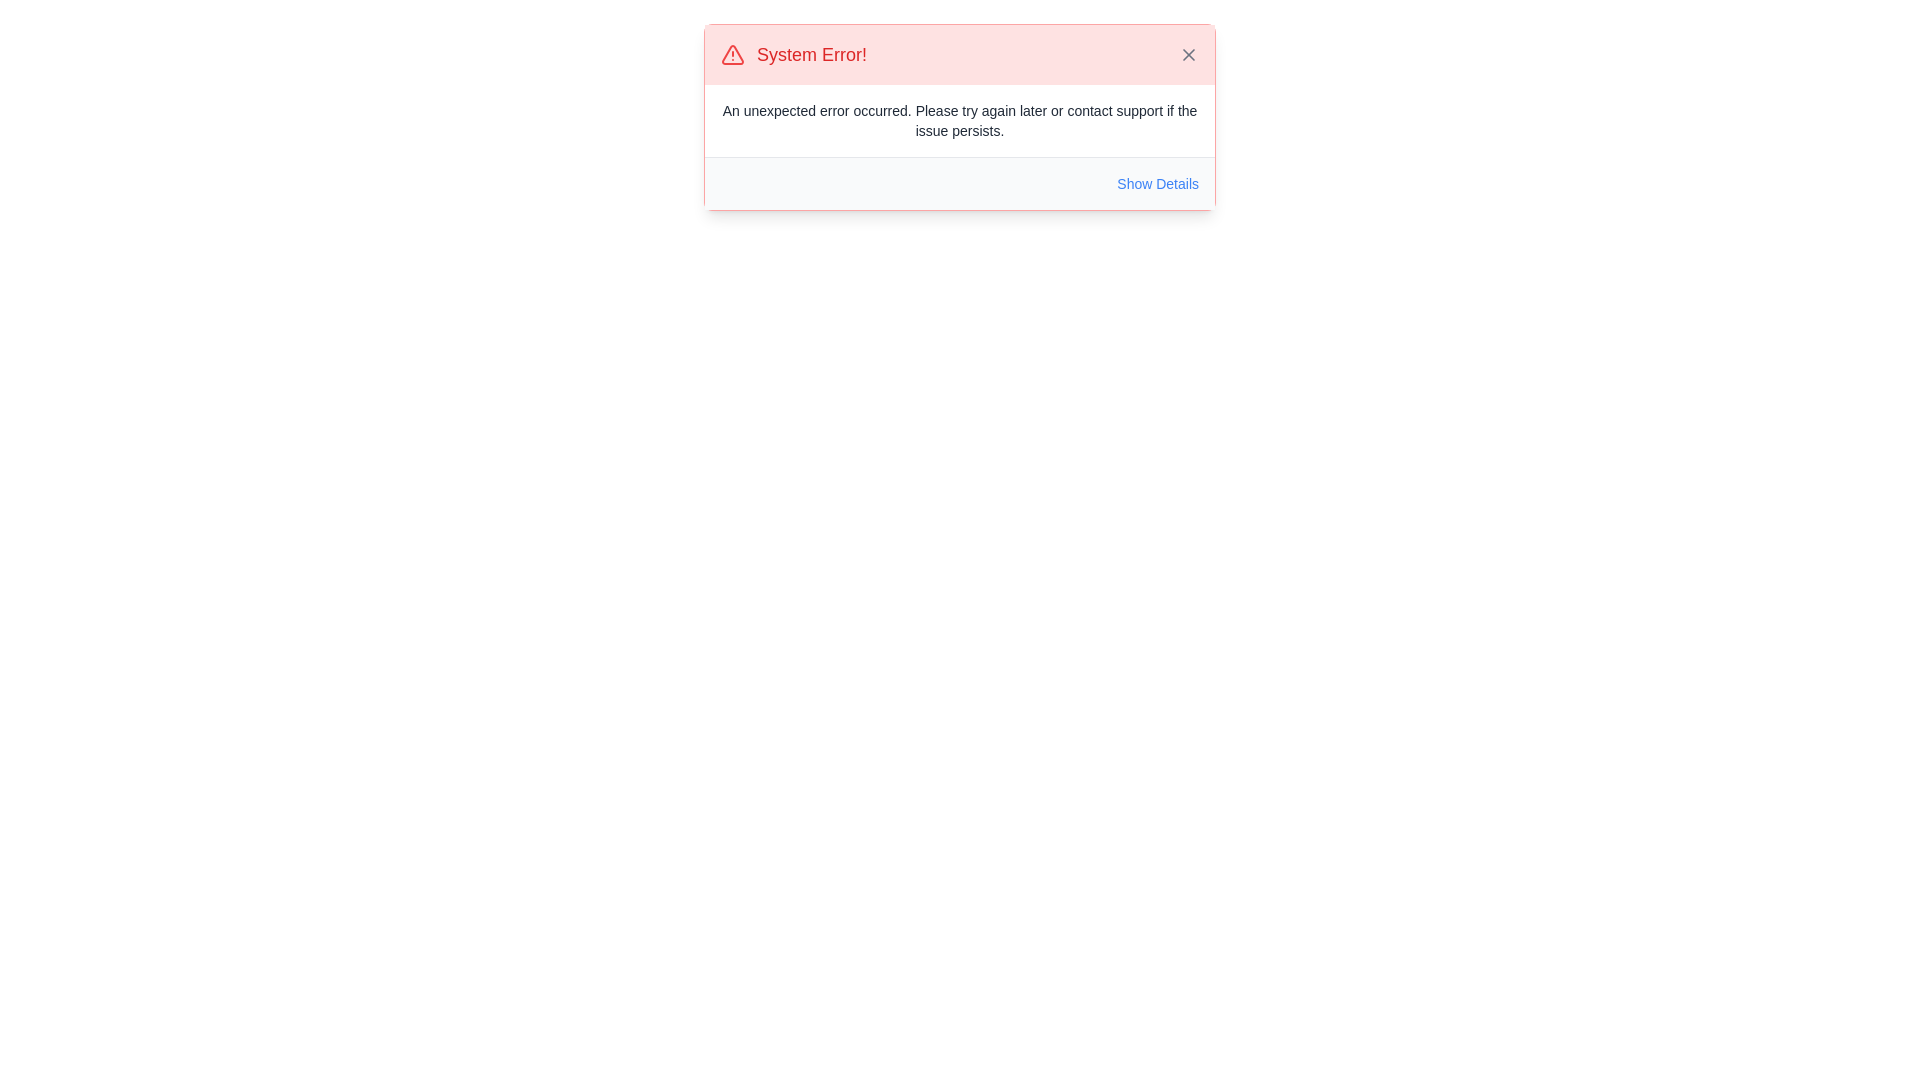 This screenshot has height=1080, width=1920. Describe the element at coordinates (1189, 53) in the screenshot. I see `the small close button located at the top-right corner of the red alert box` at that location.